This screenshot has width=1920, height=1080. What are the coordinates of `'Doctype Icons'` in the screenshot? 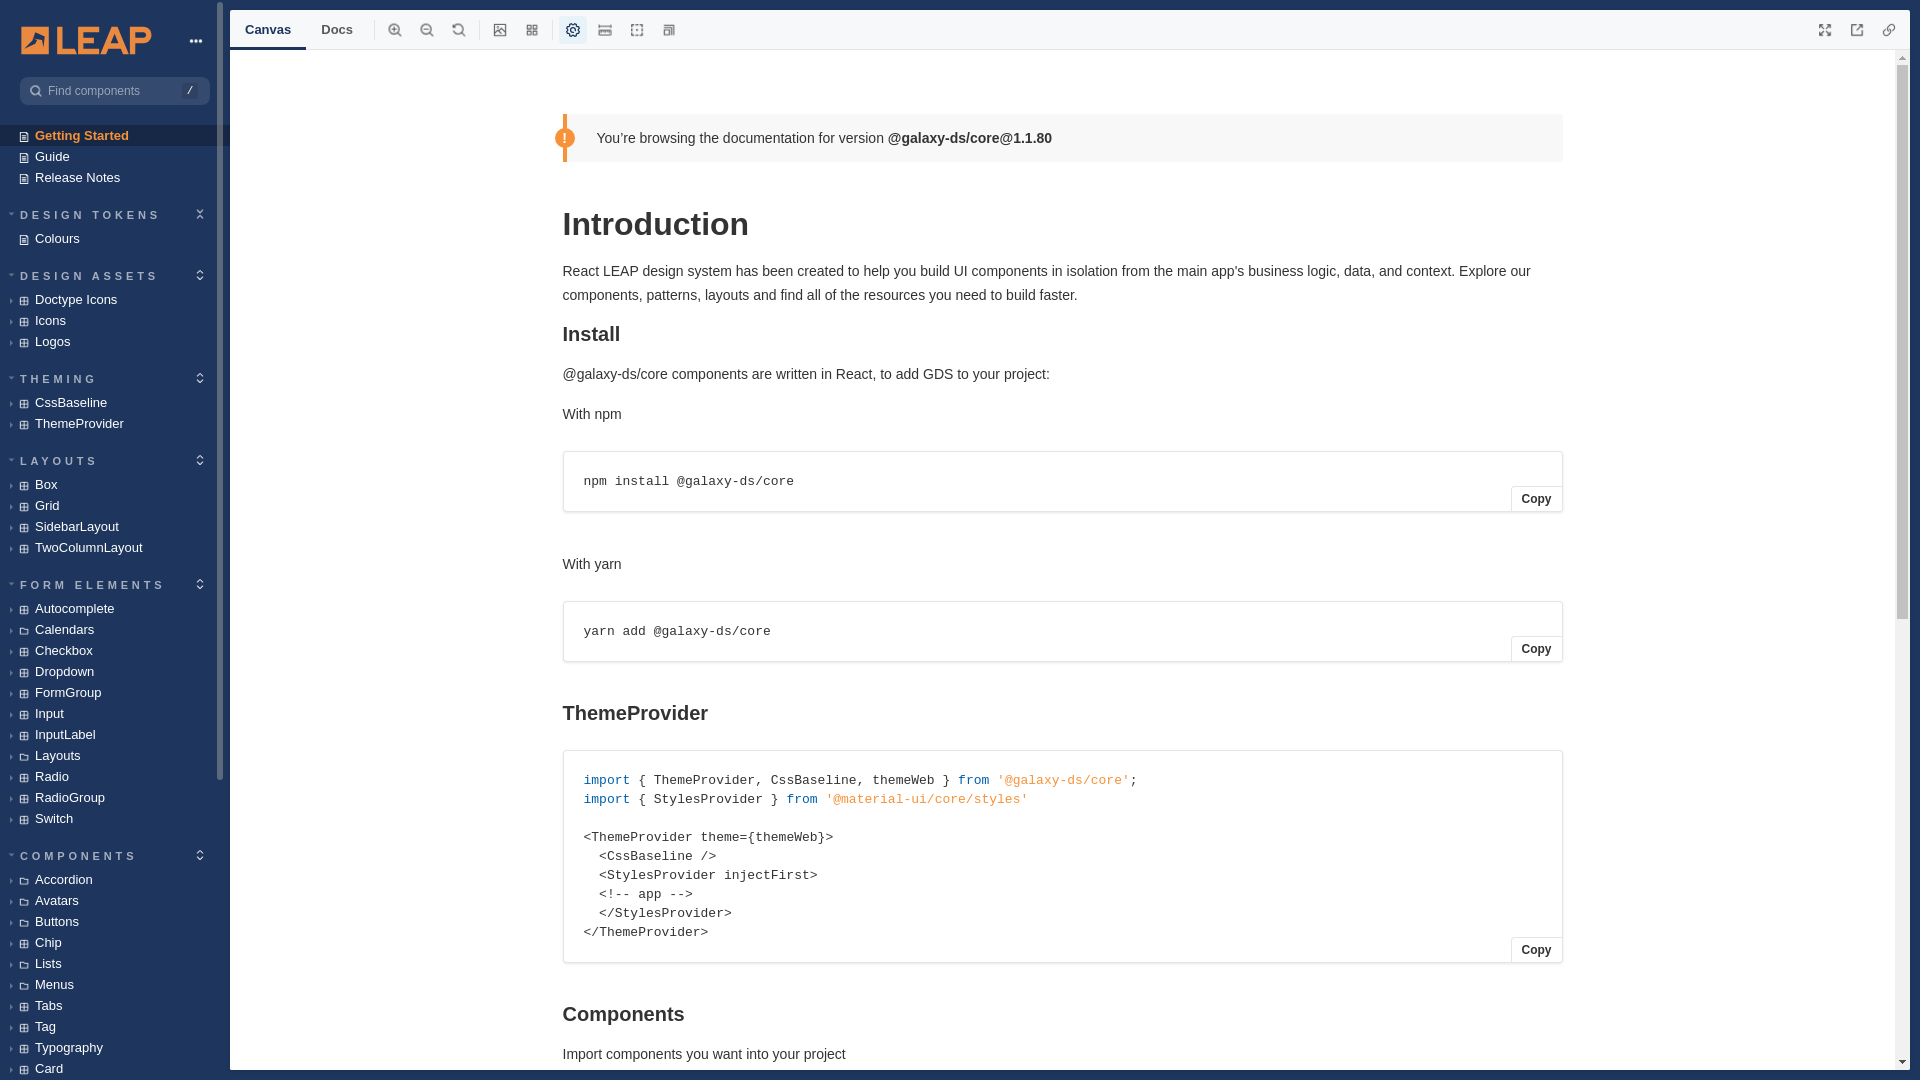 It's located at (114, 299).